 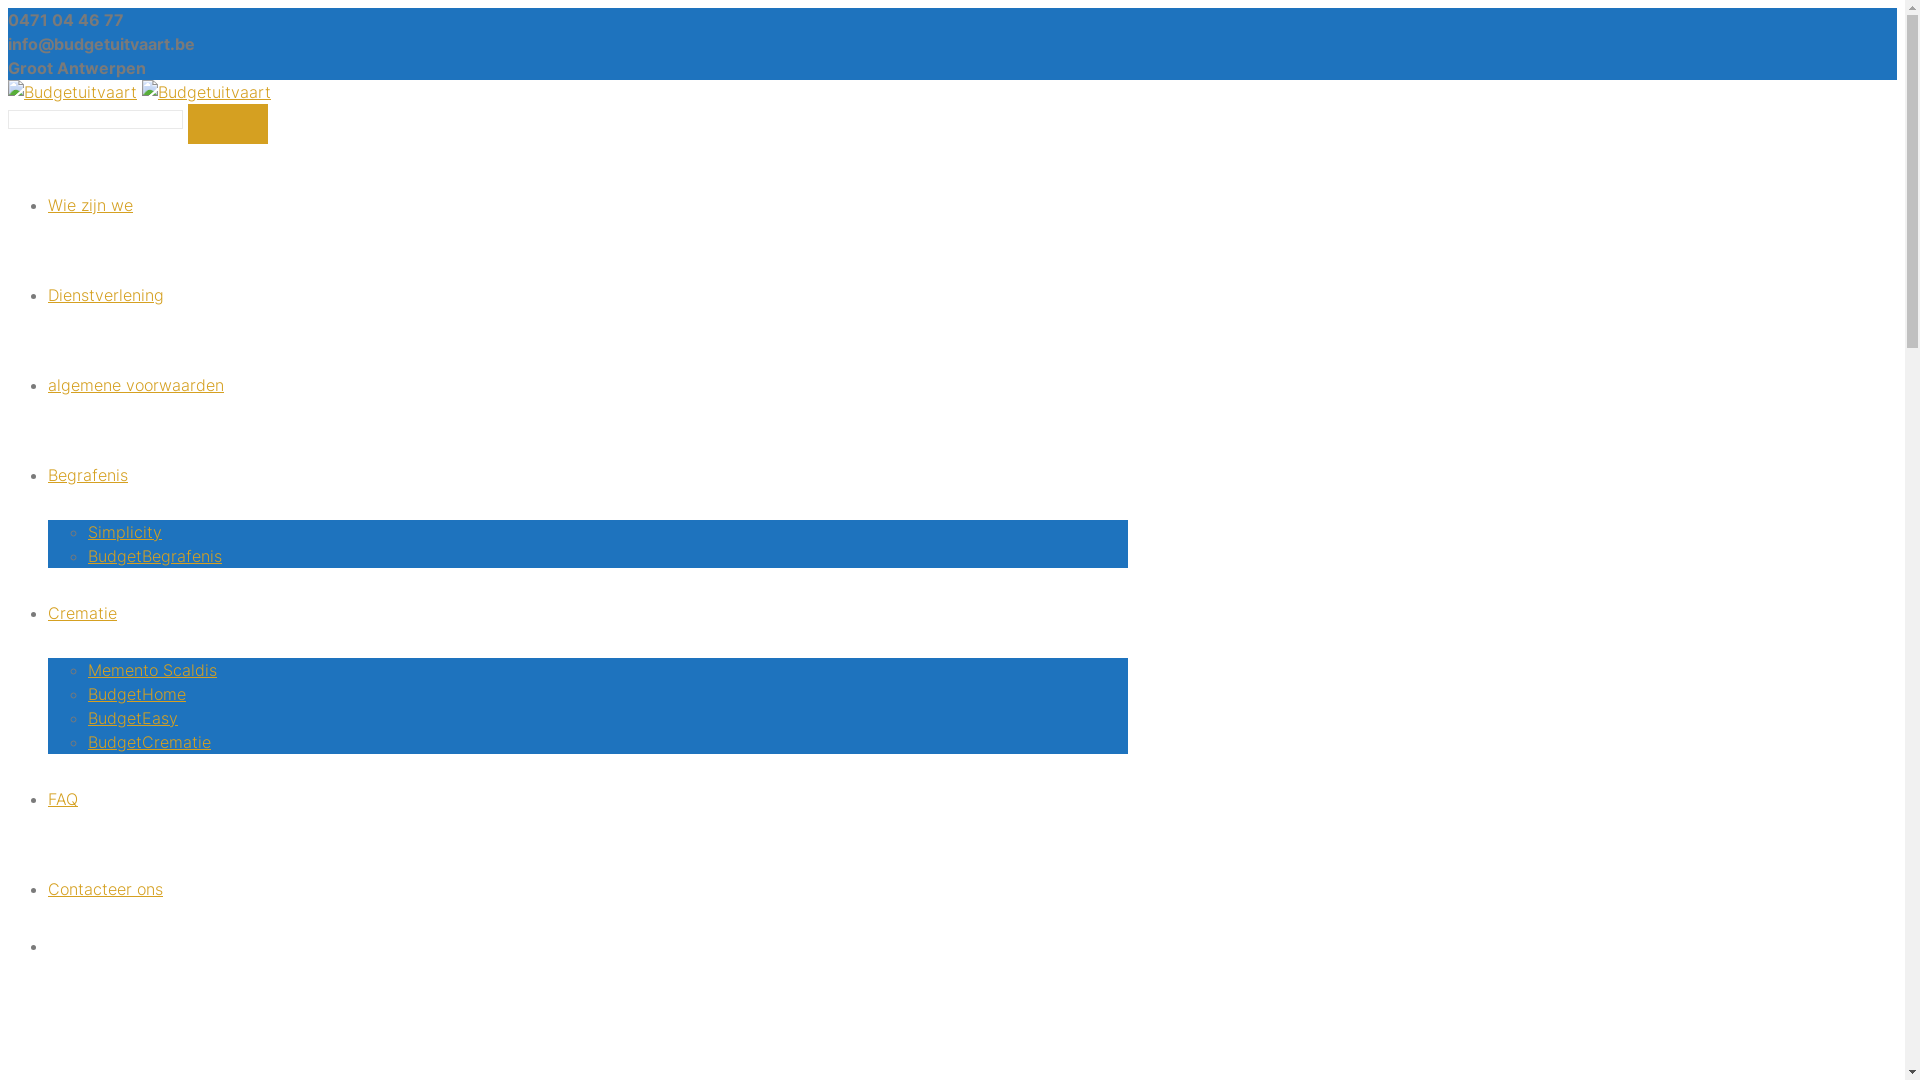 What do you see at coordinates (151, 670) in the screenshot?
I see `'Memento Scaldis'` at bounding box center [151, 670].